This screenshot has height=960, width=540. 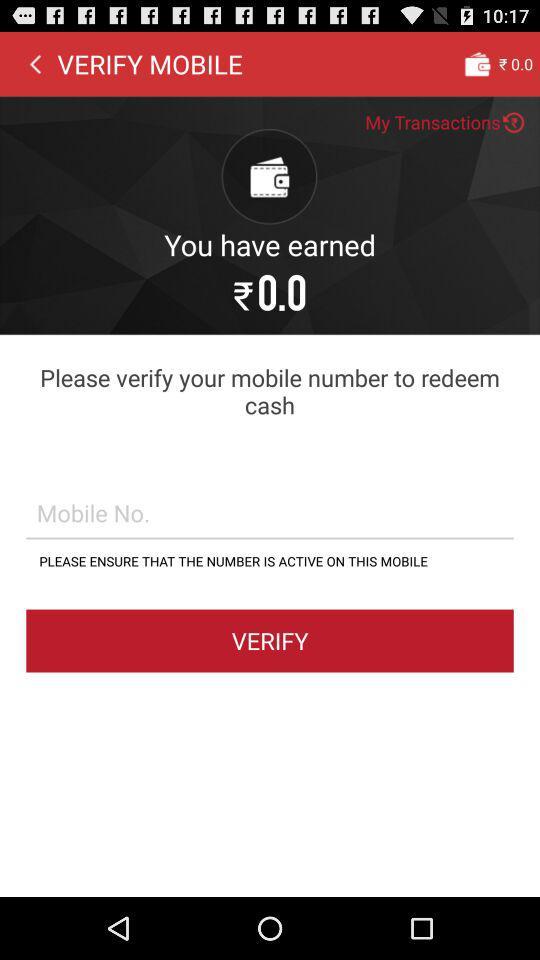 What do you see at coordinates (35, 63) in the screenshot?
I see `the item next to verify mobile` at bounding box center [35, 63].